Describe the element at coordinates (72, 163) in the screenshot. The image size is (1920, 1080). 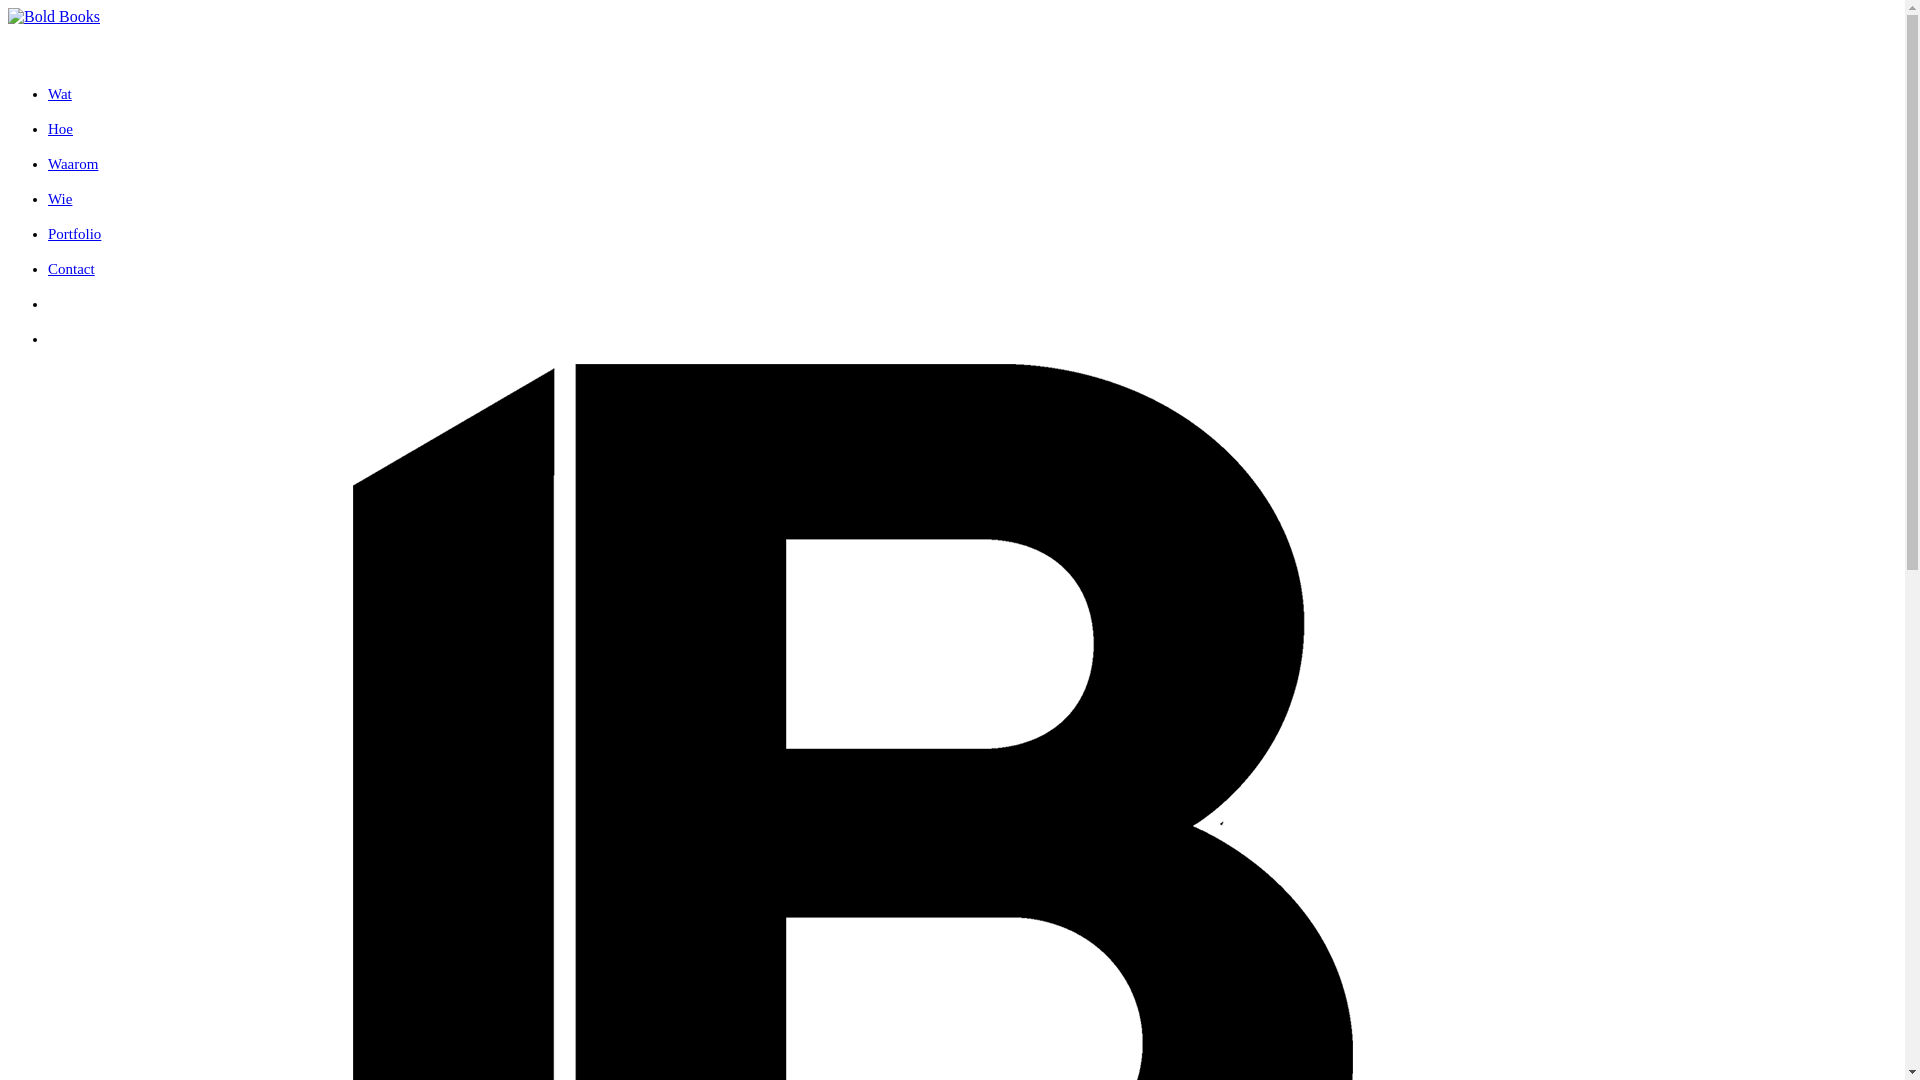
I see `'Waarom'` at that location.